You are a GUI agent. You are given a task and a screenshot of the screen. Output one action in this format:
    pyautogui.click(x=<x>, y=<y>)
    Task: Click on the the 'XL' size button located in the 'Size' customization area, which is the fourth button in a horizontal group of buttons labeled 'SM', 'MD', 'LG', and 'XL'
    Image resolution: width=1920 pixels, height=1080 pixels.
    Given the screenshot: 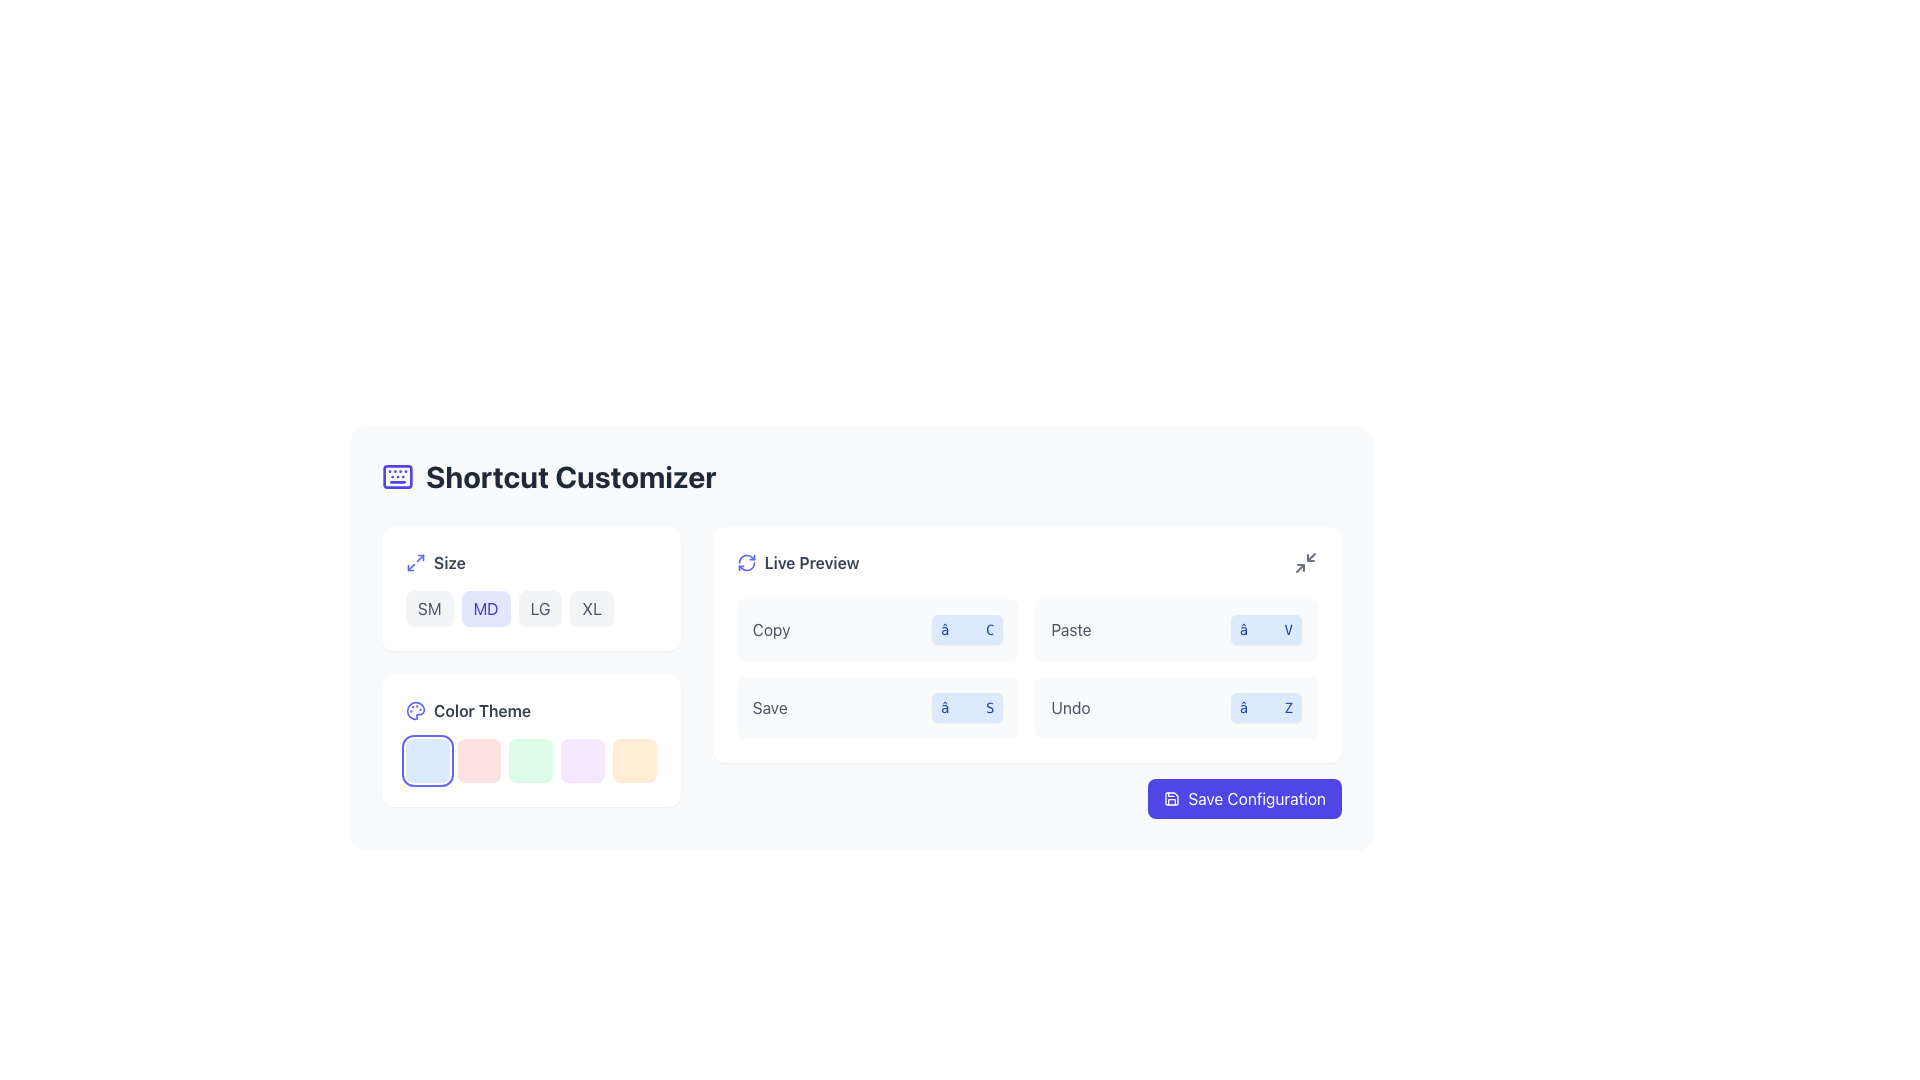 What is the action you would take?
    pyautogui.click(x=591, y=608)
    